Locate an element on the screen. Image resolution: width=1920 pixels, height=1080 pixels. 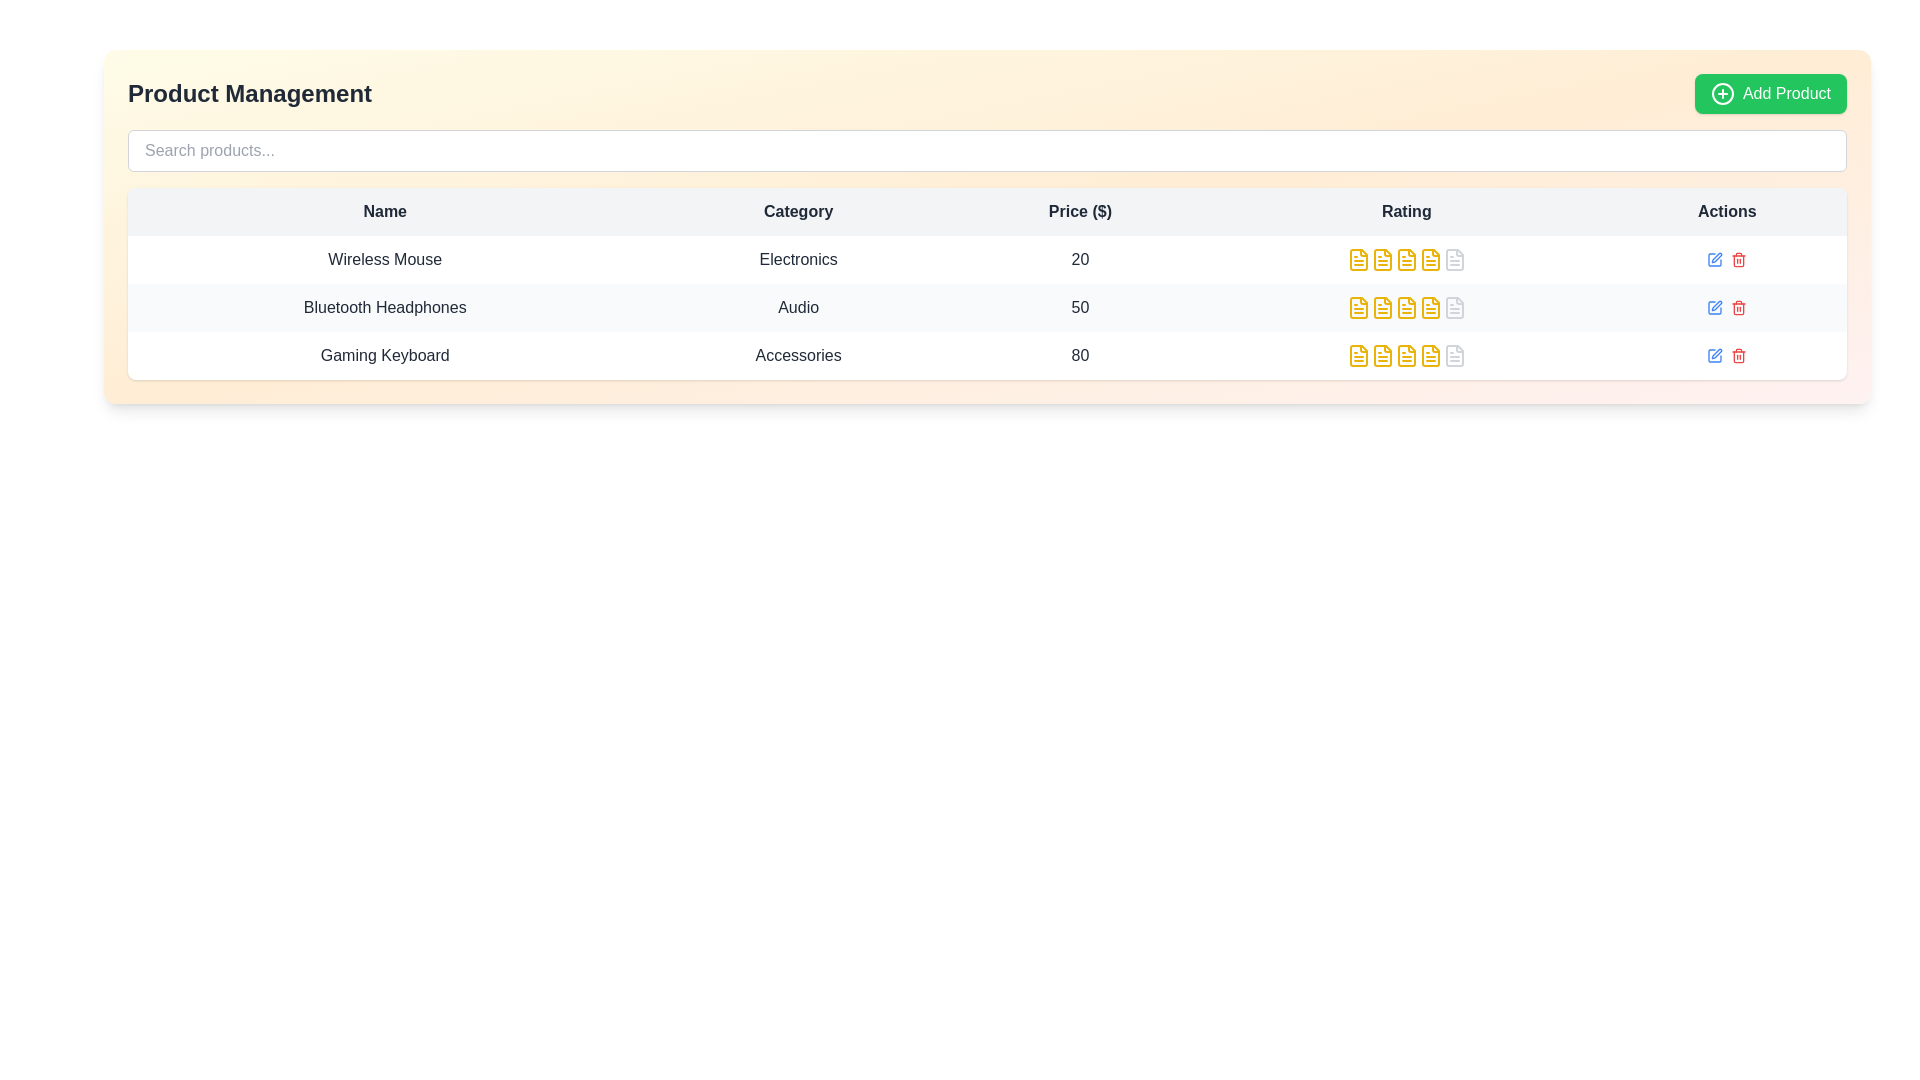
the edit icon (pen icon) in the 'Actions' column for the 'Bluetooth Headphones' product is located at coordinates (1716, 257).